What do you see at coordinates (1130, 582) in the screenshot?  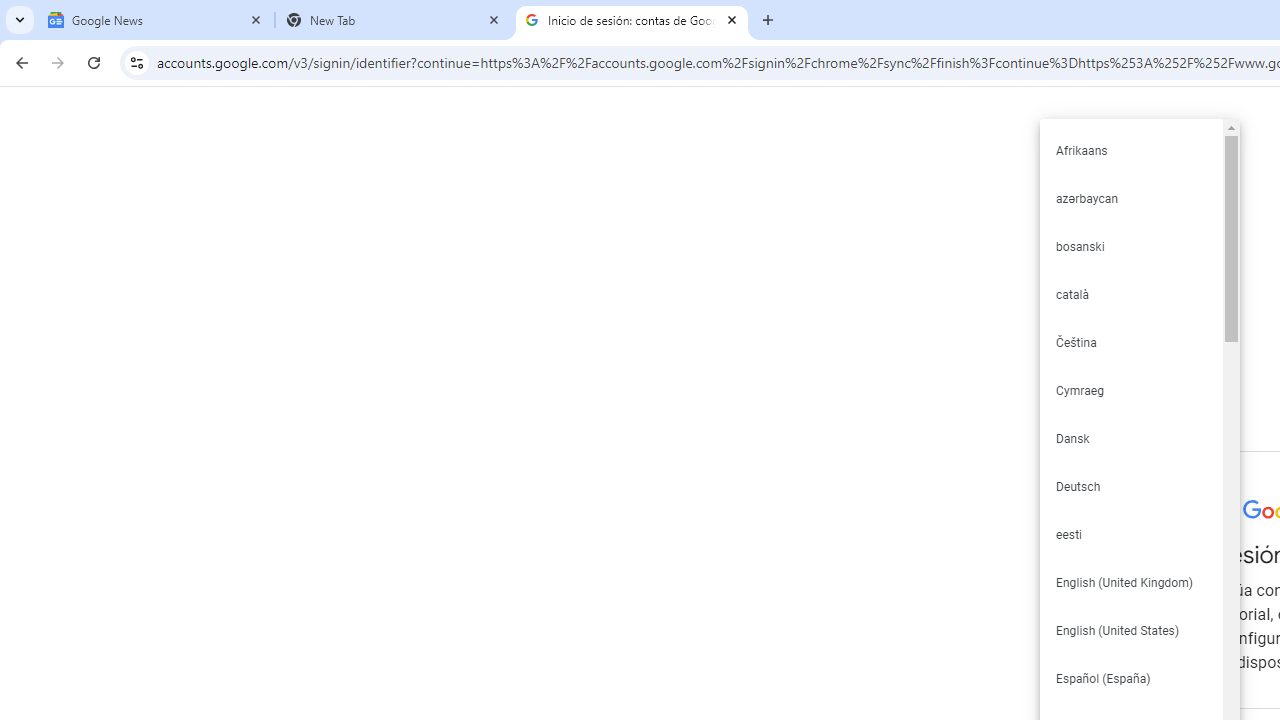 I see `'English (United Kingdom)'` at bounding box center [1130, 582].